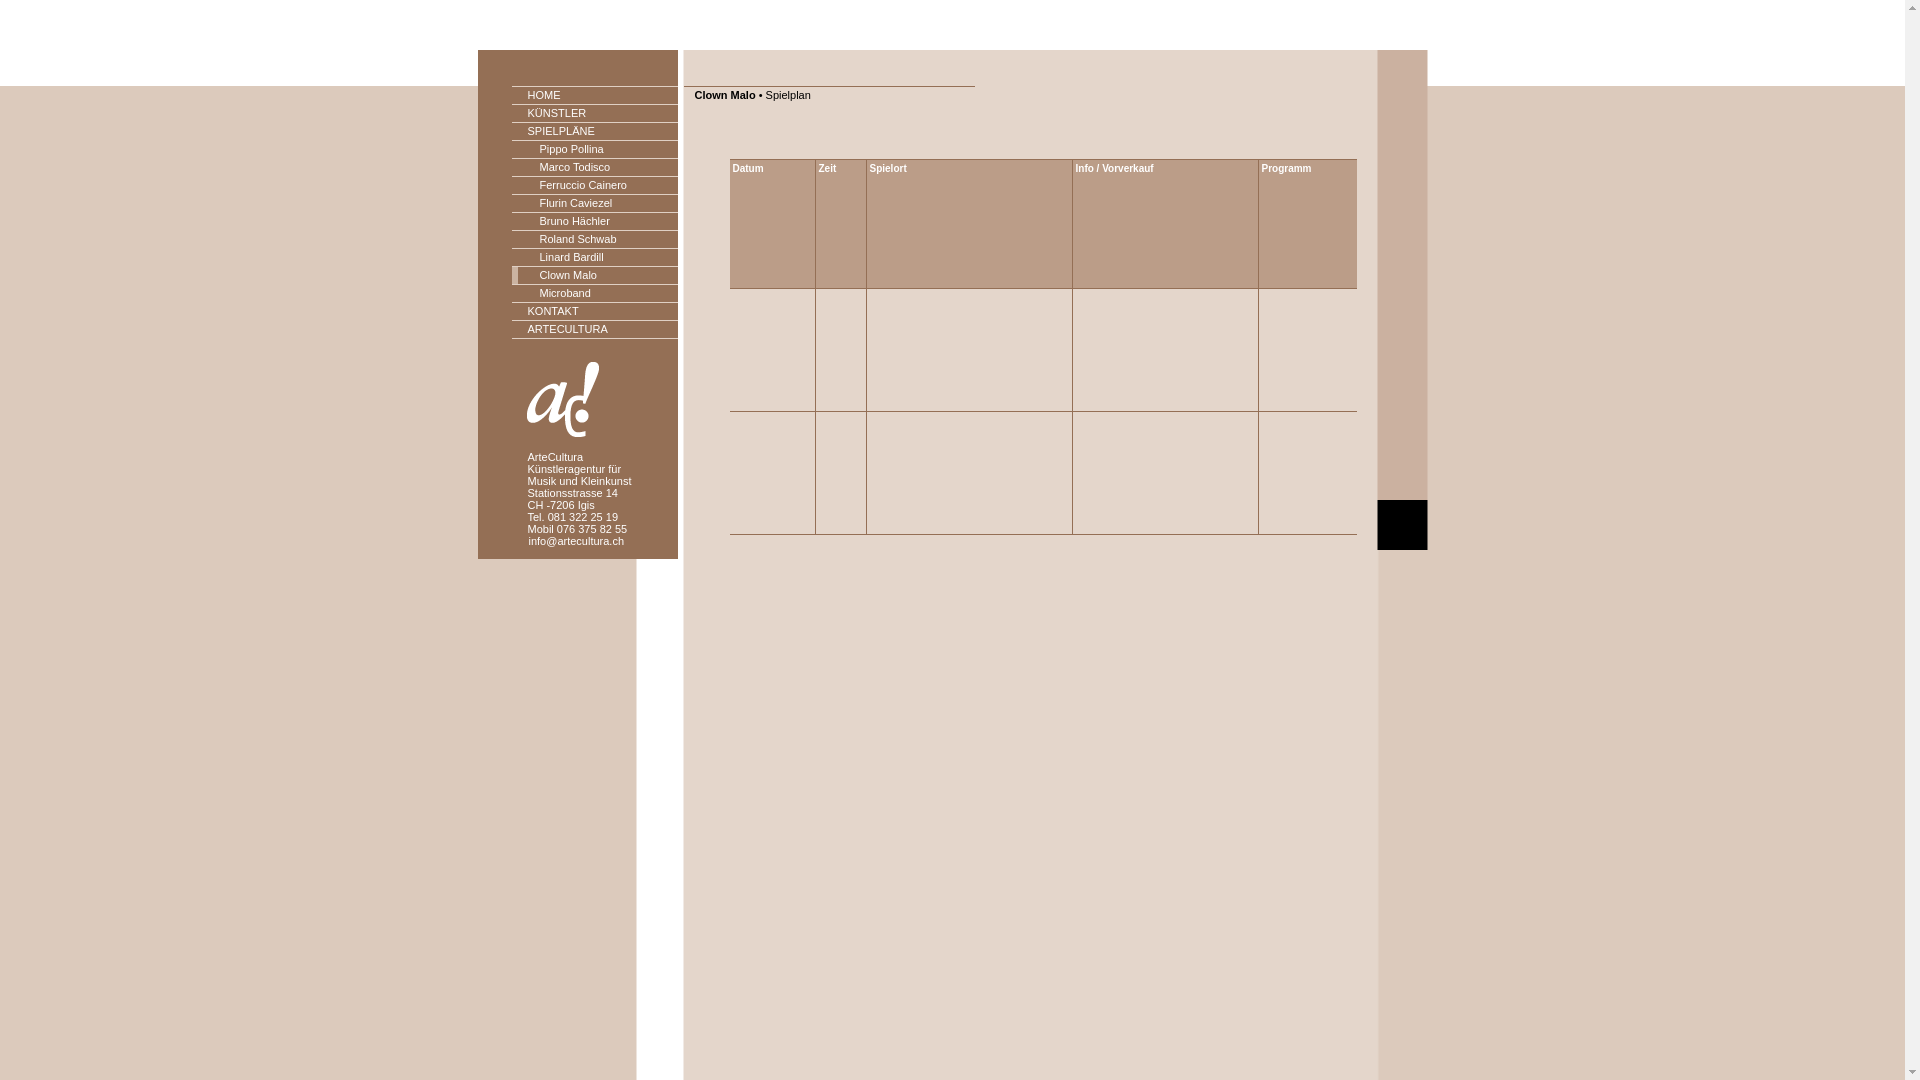 This screenshot has height=1080, width=1920. What do you see at coordinates (594, 167) in the screenshot?
I see `'Marco Todisco'` at bounding box center [594, 167].